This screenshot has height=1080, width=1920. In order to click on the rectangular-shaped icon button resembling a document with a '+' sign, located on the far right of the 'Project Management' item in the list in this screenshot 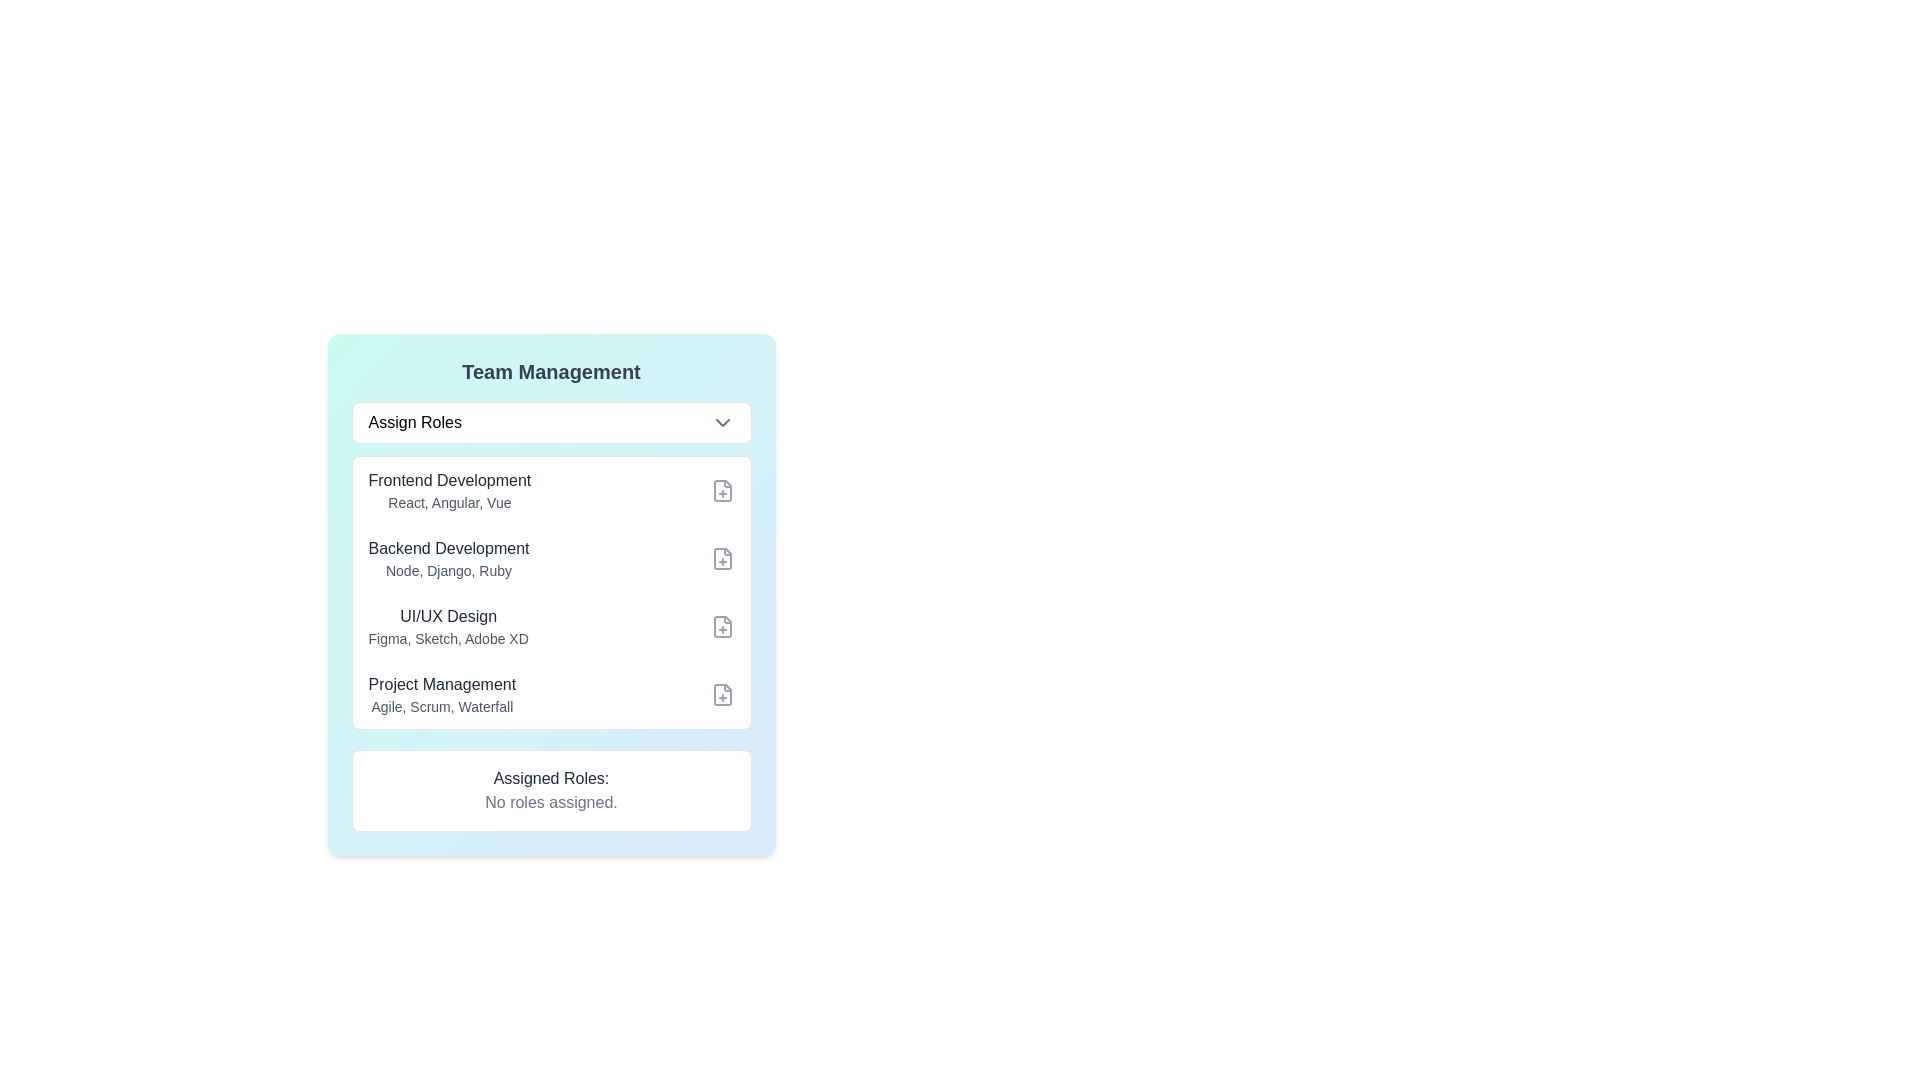, I will do `click(721, 693)`.